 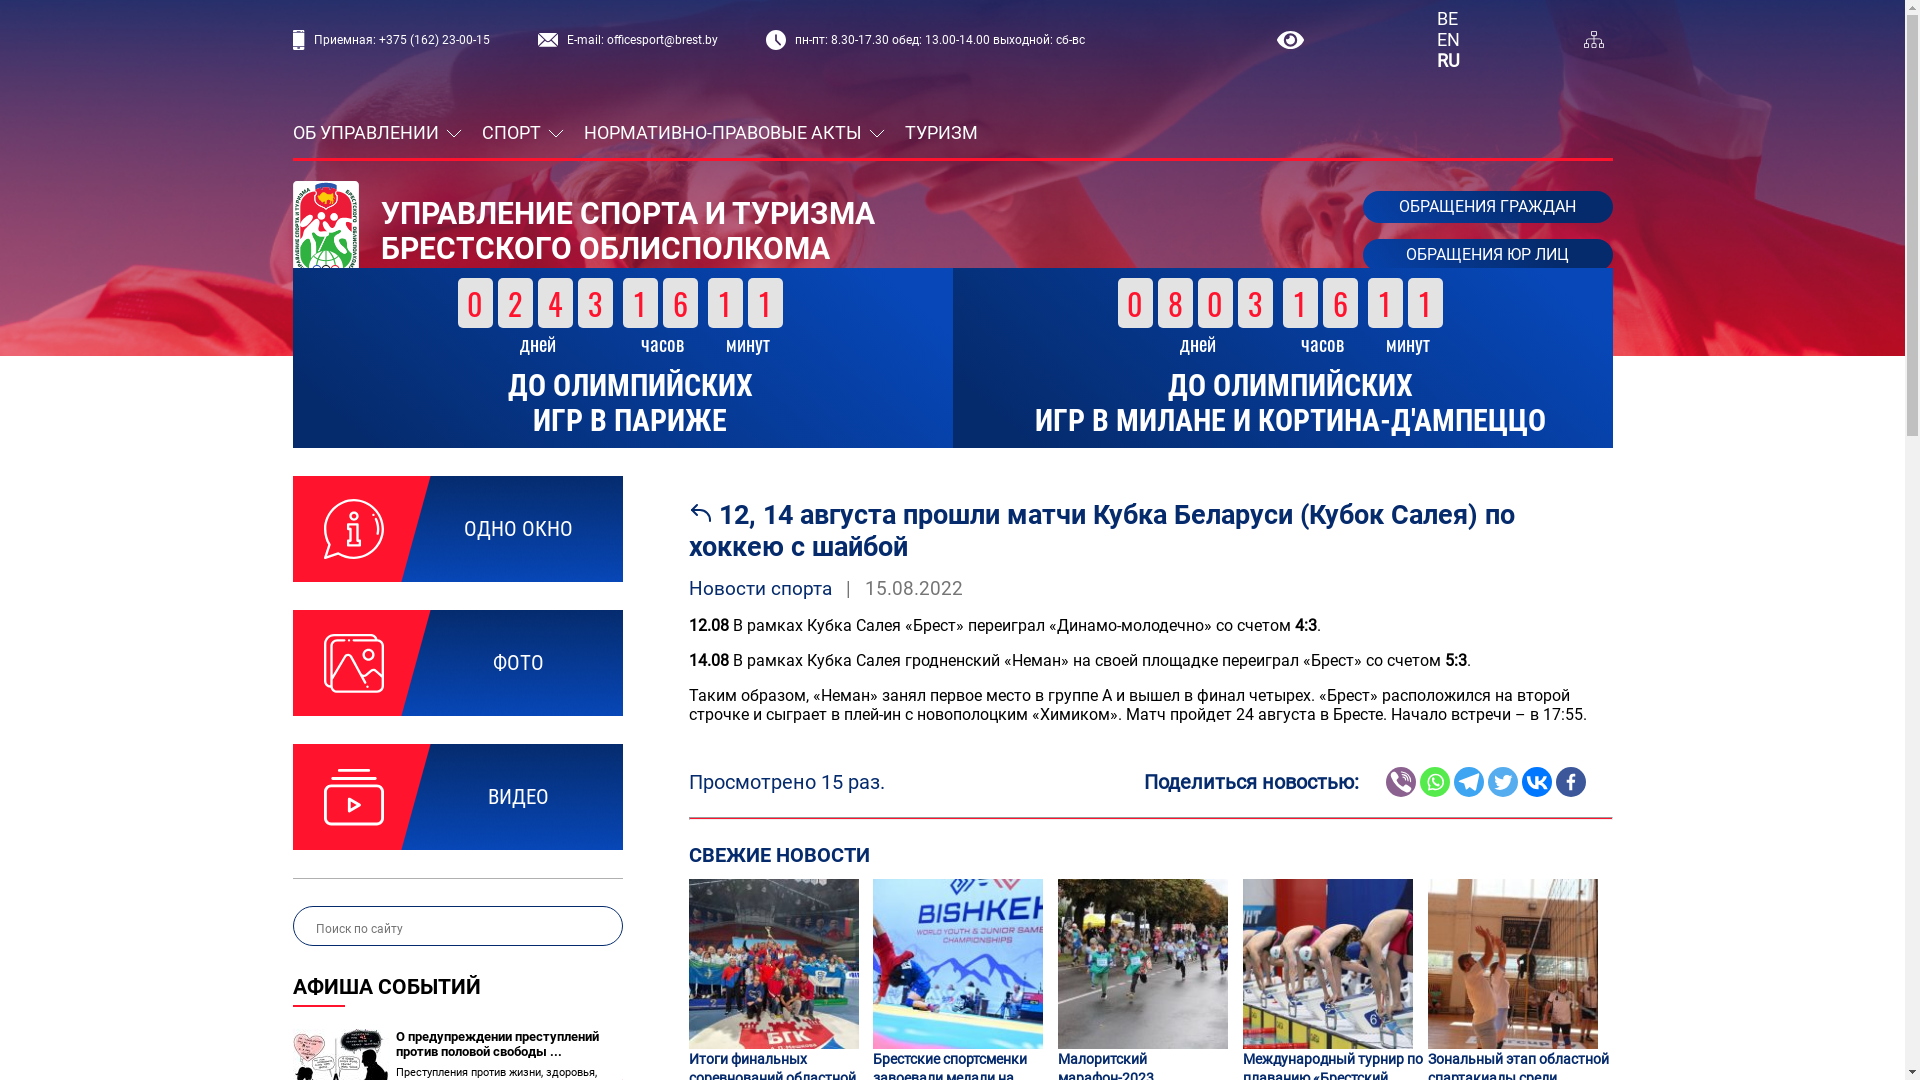 What do you see at coordinates (1400, 781) in the screenshot?
I see `'Viber'` at bounding box center [1400, 781].